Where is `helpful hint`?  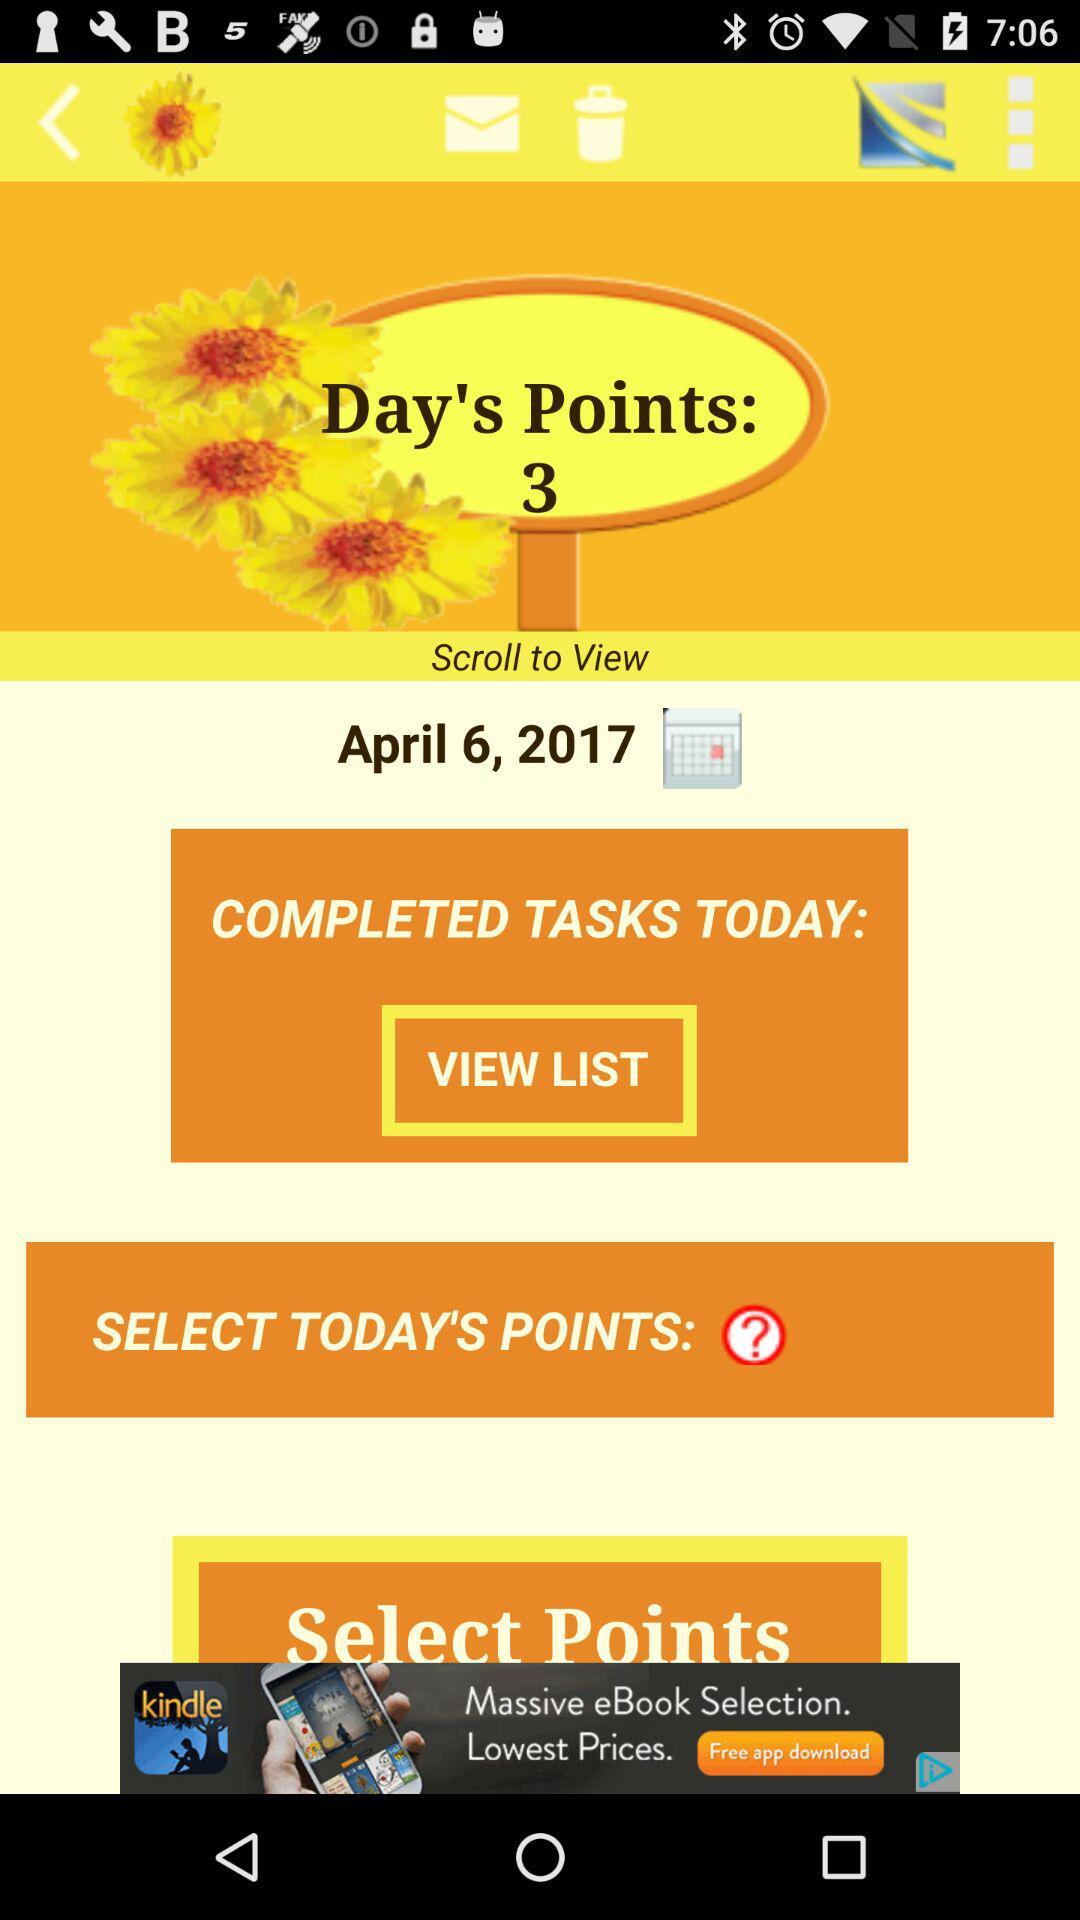 helpful hint is located at coordinates (754, 1335).